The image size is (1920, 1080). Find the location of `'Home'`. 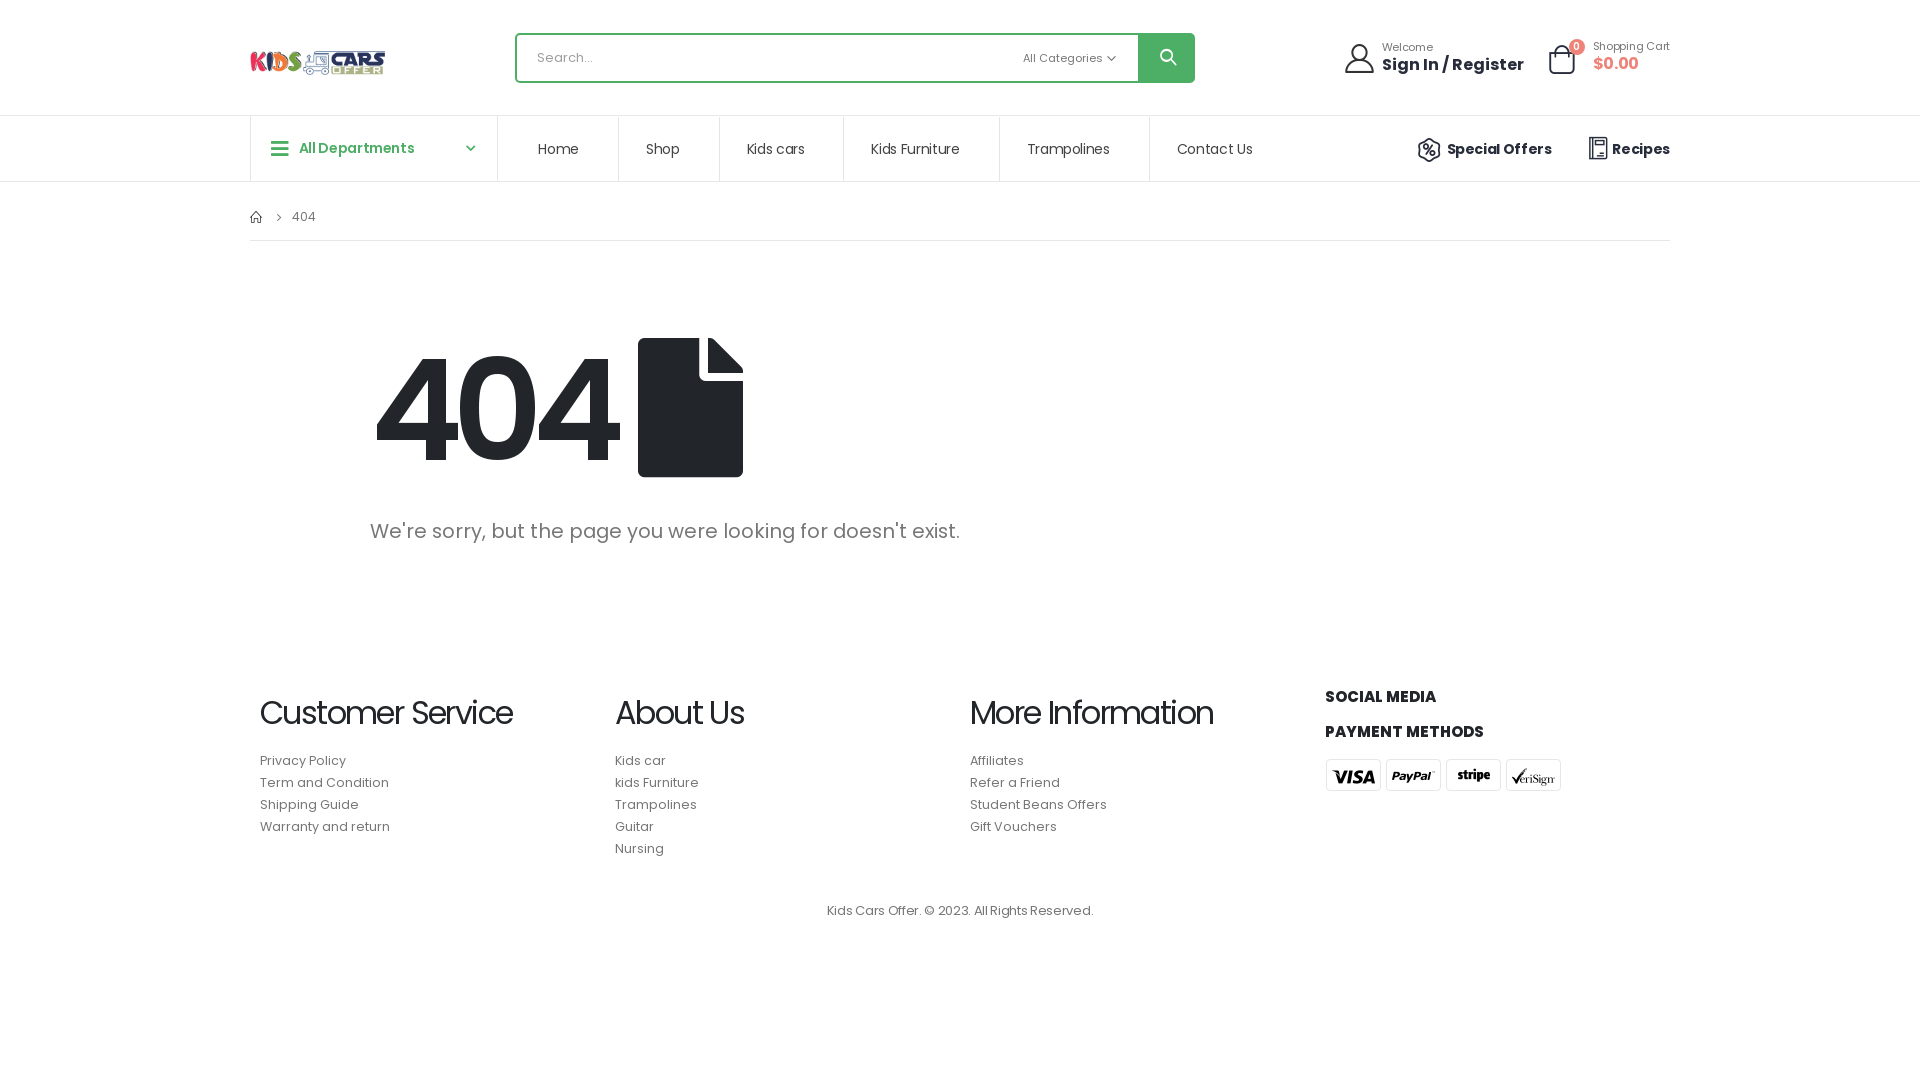

'Home' is located at coordinates (512, 148).